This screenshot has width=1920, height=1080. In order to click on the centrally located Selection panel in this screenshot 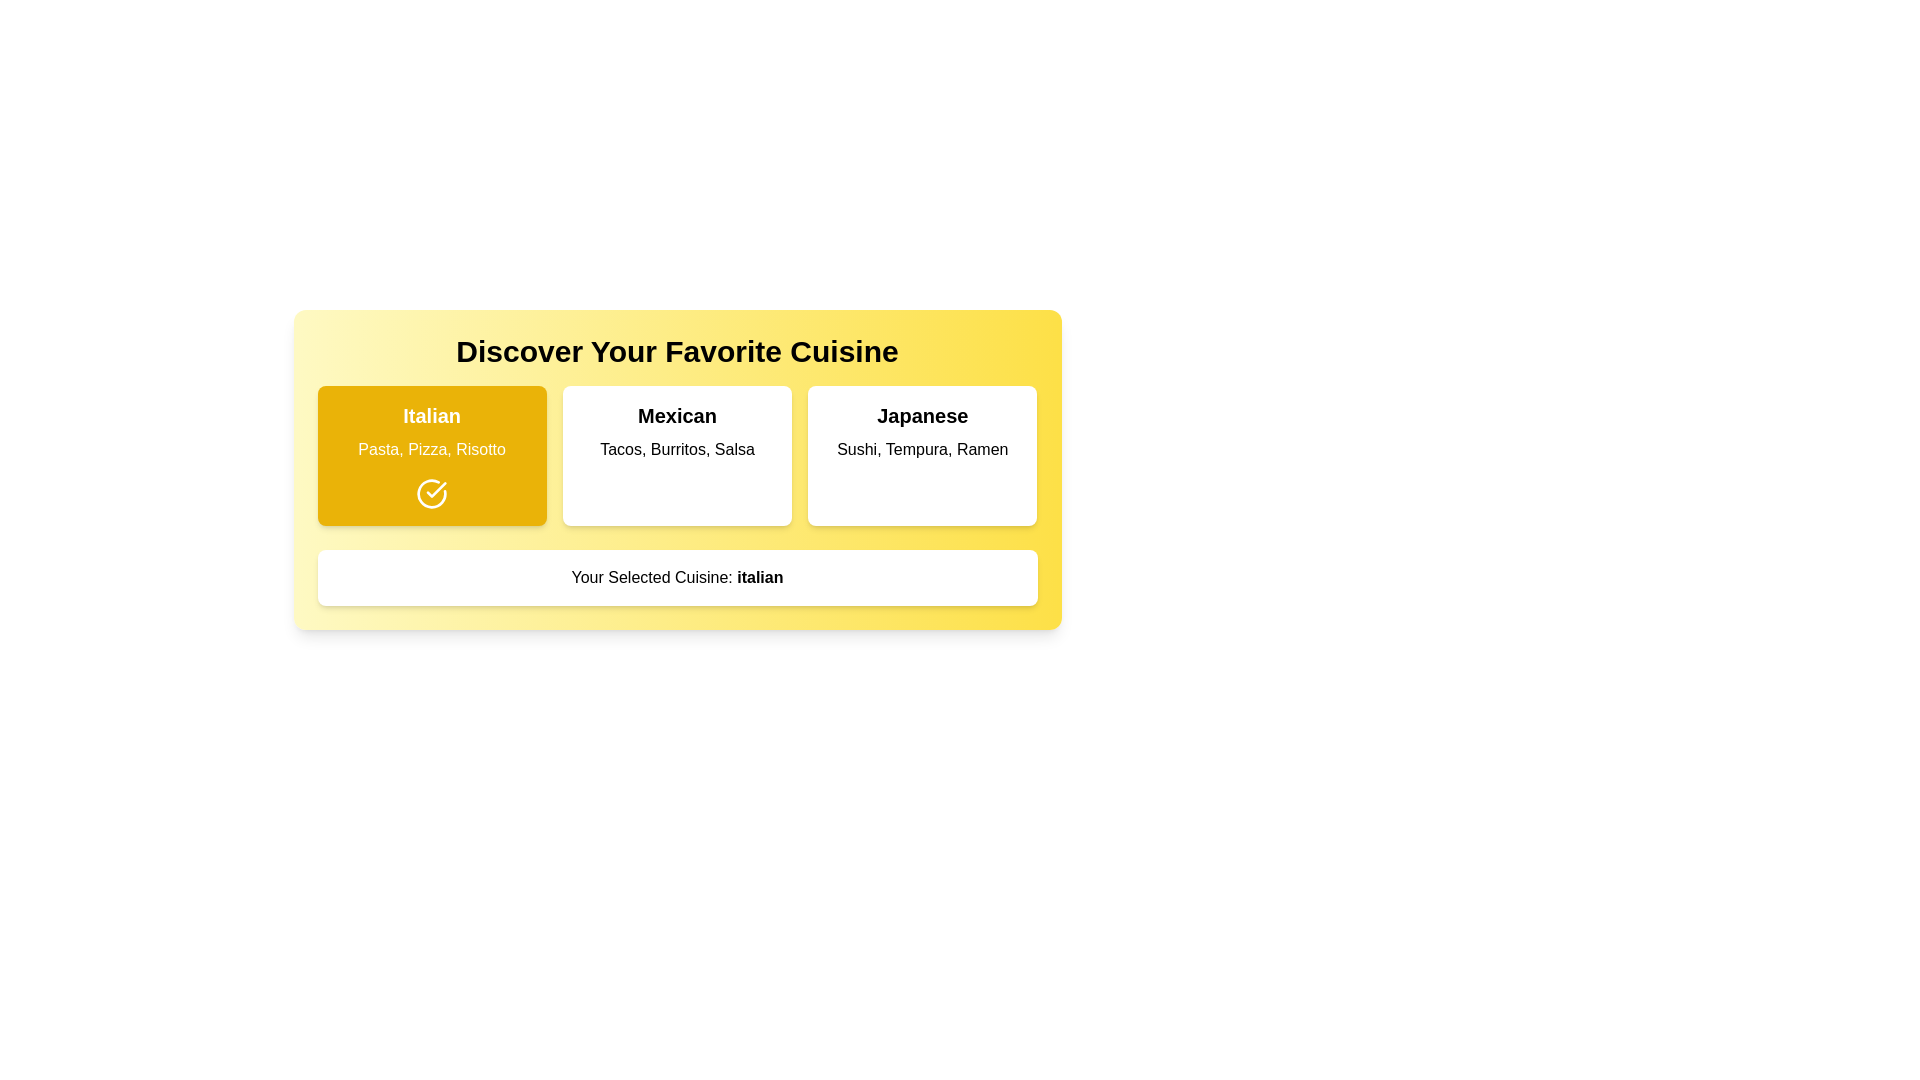, I will do `click(677, 470)`.